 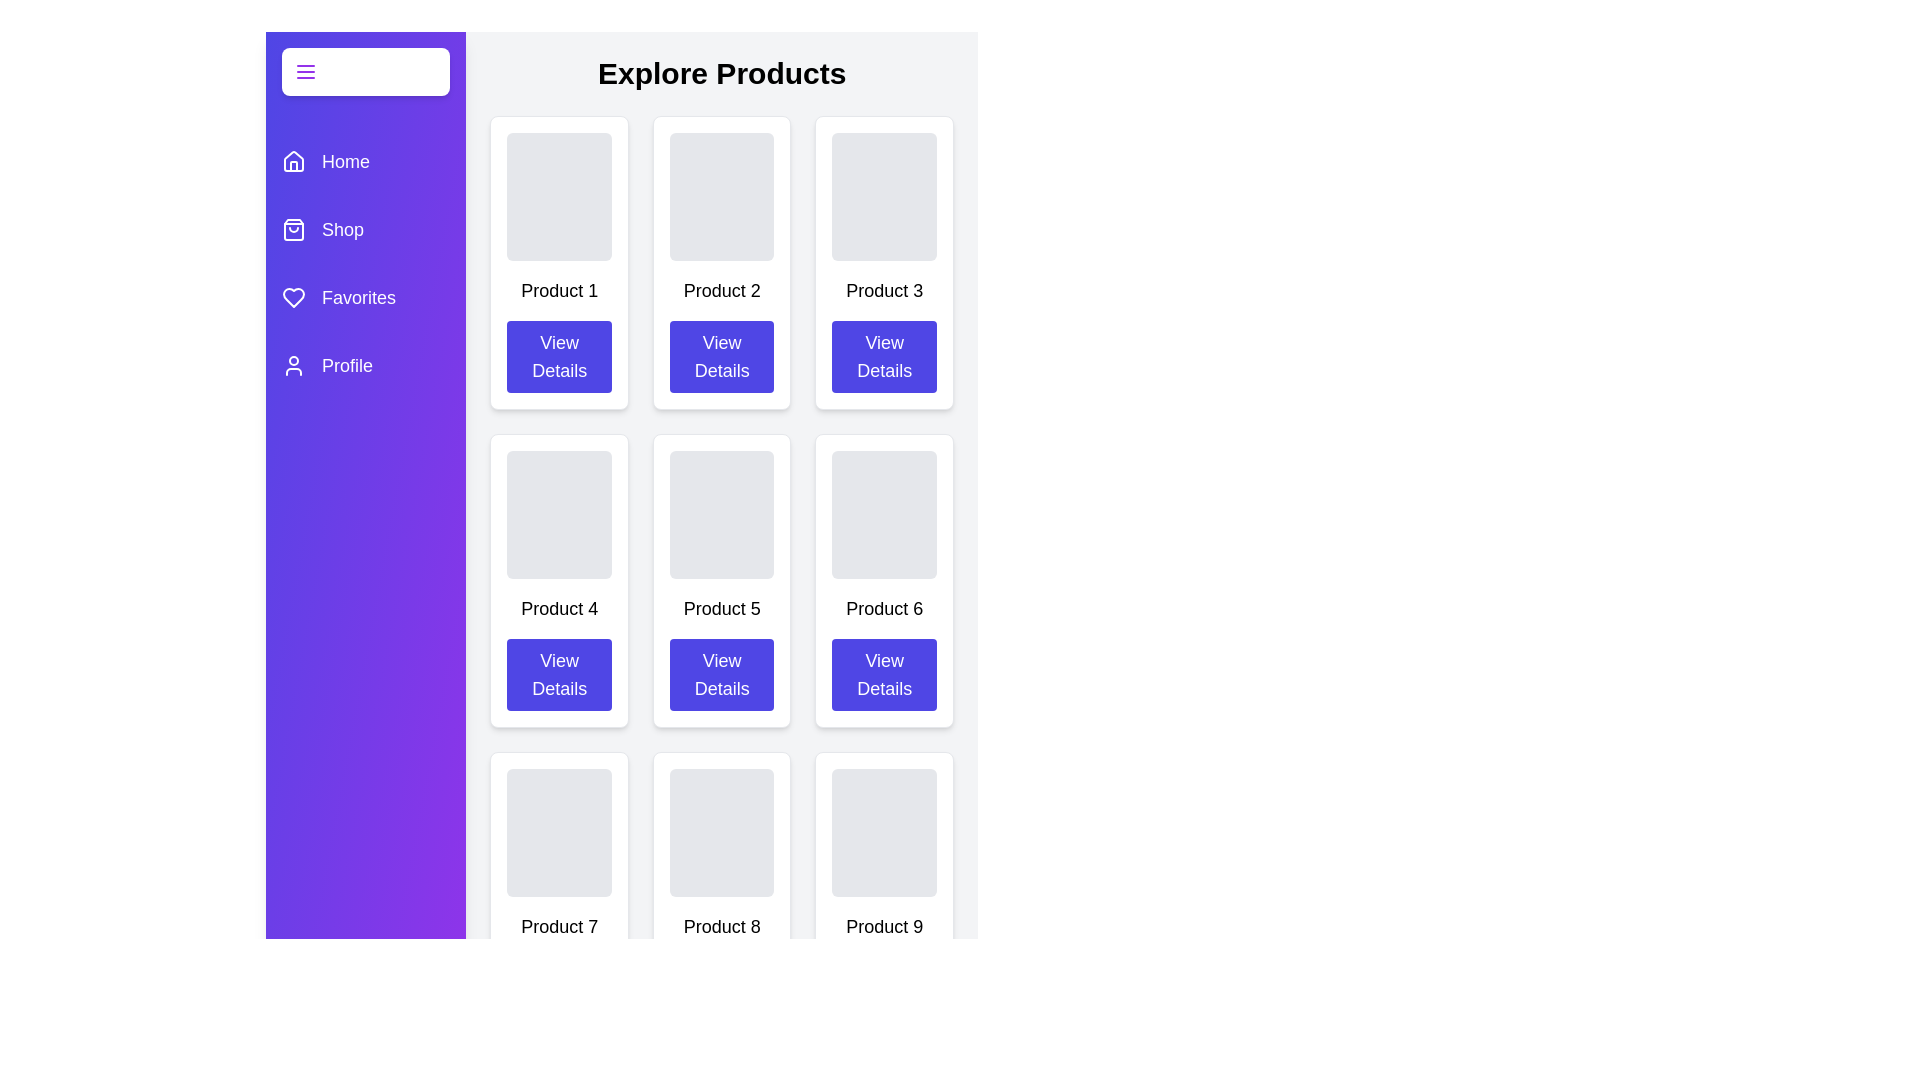 I want to click on the category Shop in the drawer to highlight it, so click(x=365, y=229).